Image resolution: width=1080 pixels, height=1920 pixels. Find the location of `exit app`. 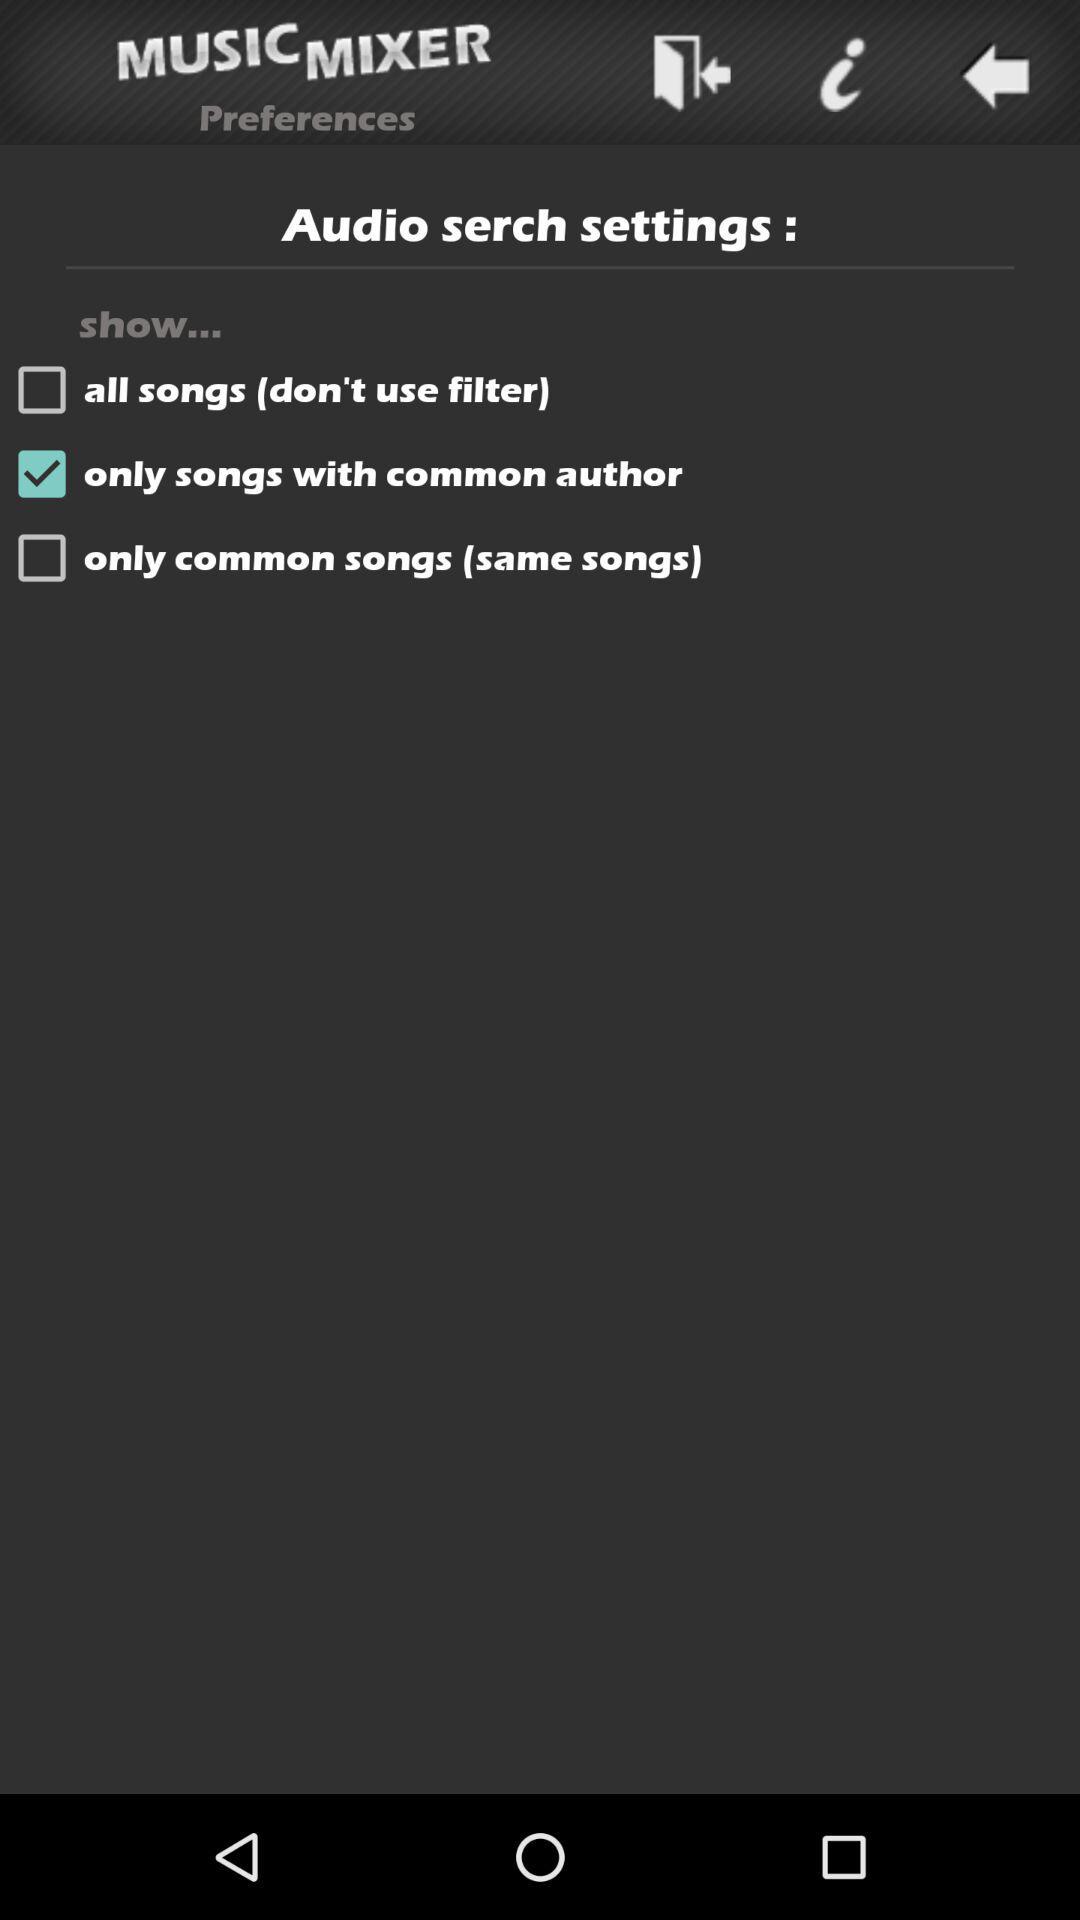

exit app is located at coordinates (690, 72).